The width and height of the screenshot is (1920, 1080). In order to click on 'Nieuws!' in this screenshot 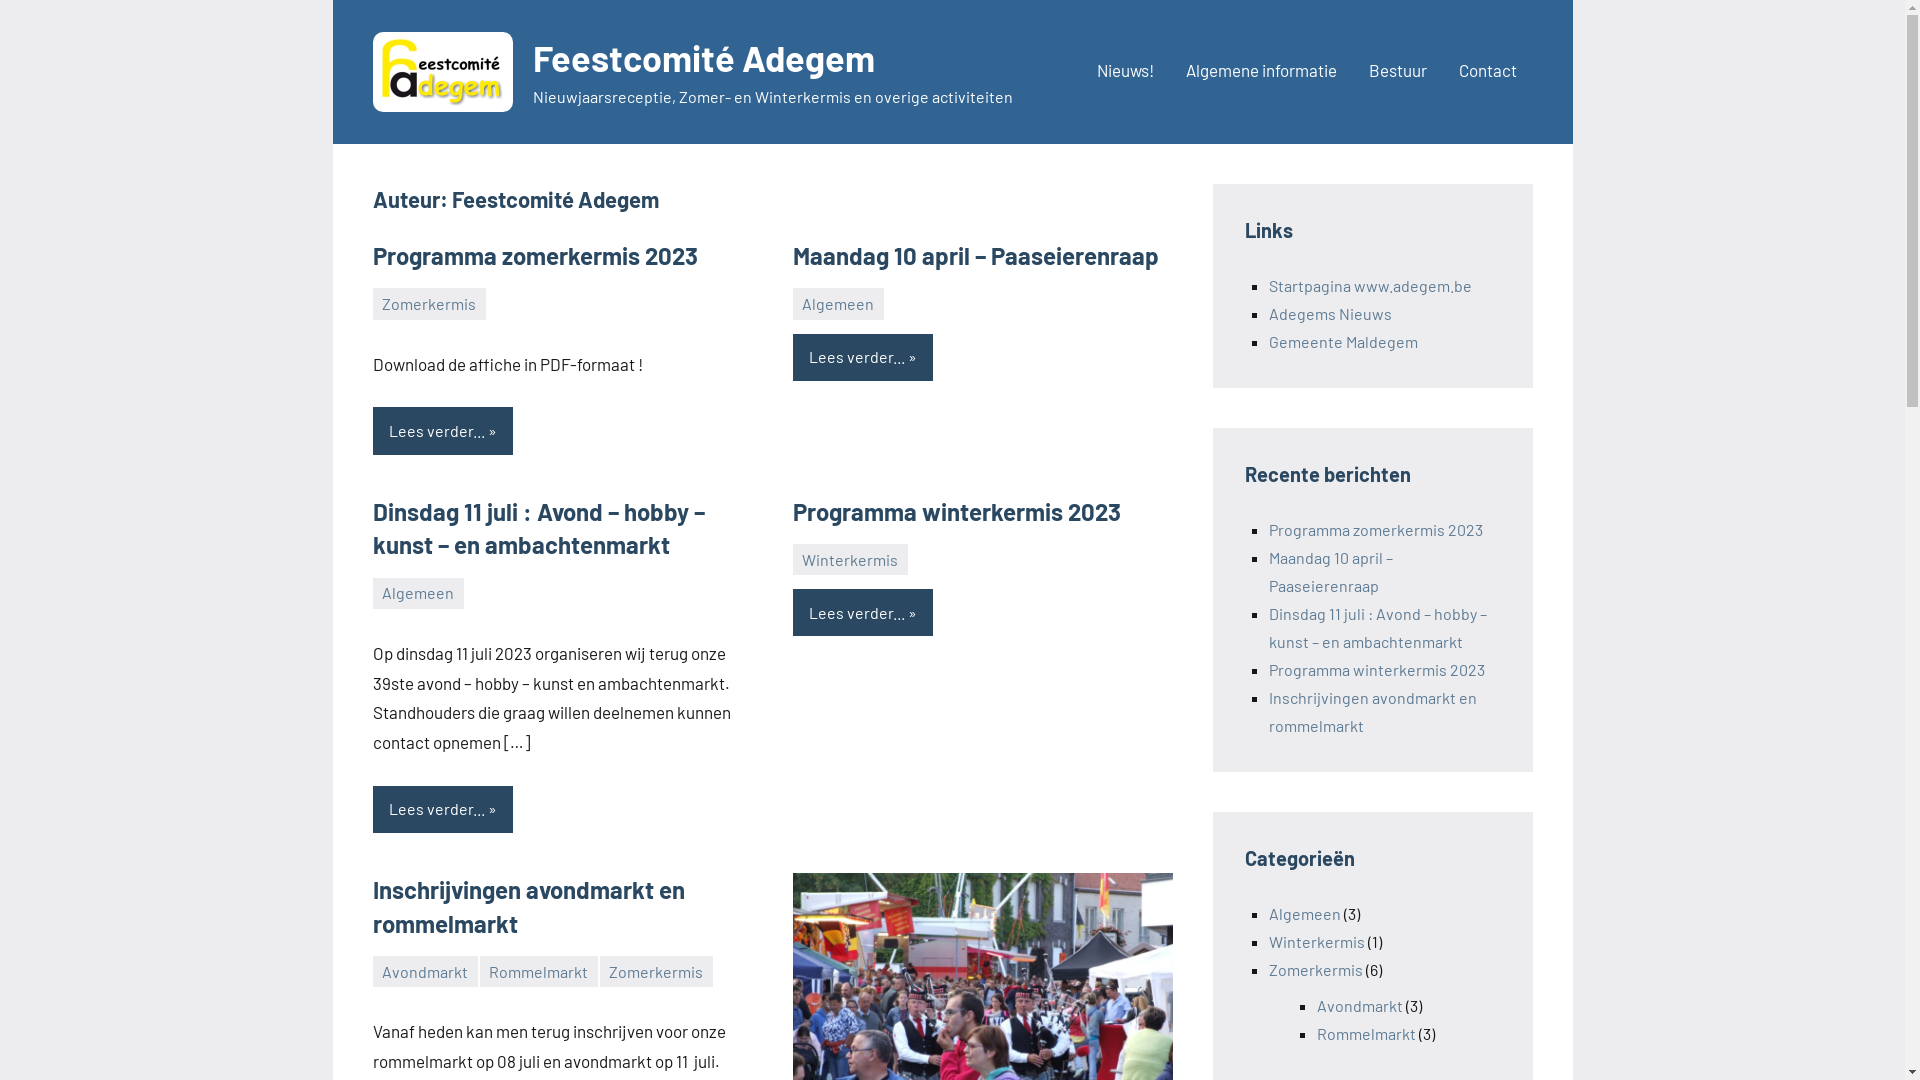, I will do `click(1124, 70)`.